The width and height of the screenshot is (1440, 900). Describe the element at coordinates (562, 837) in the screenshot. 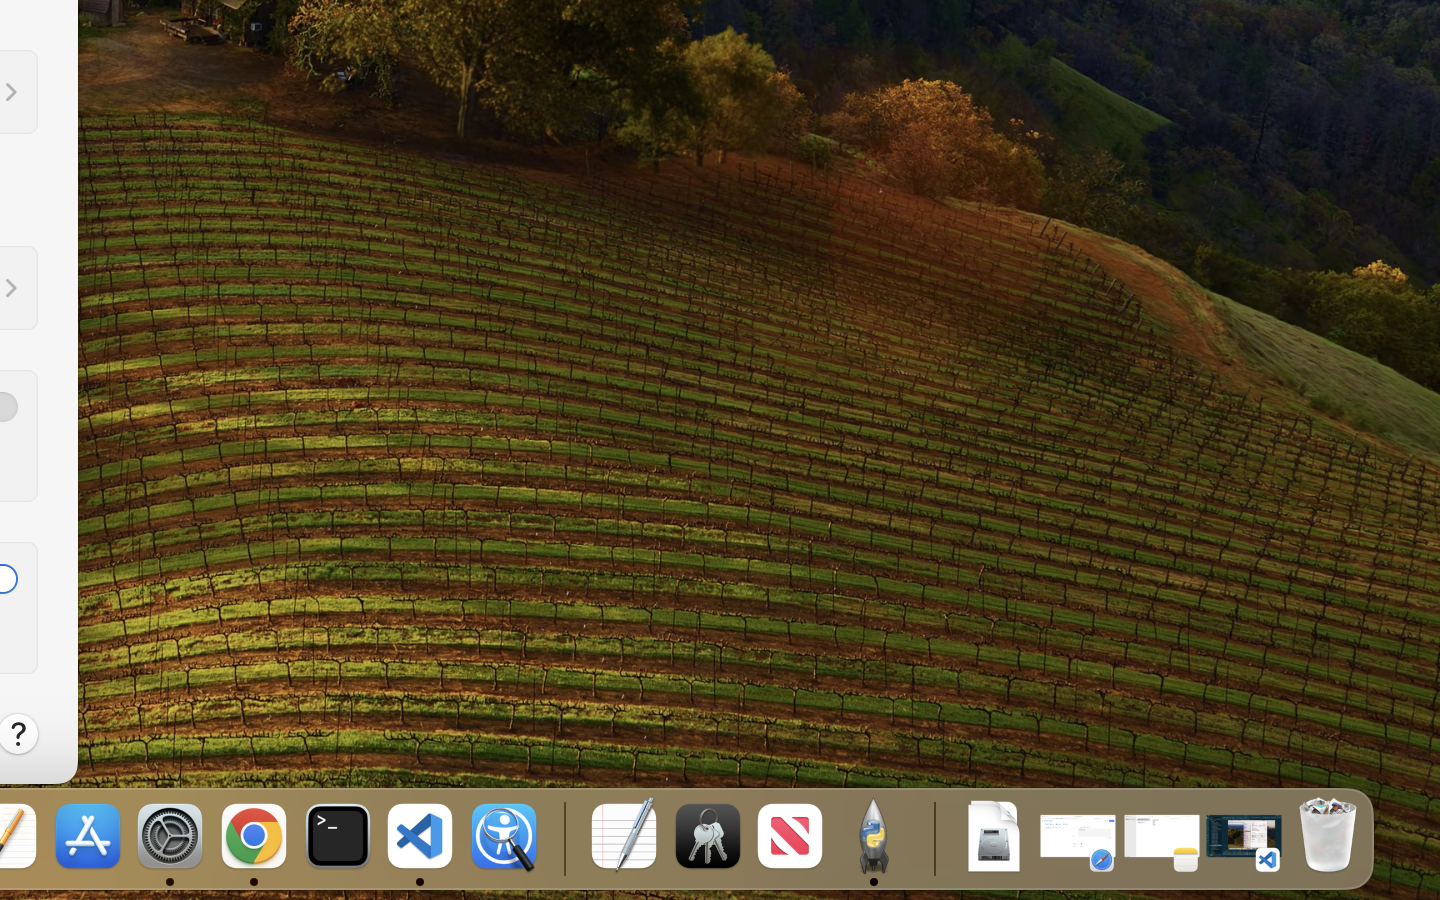

I see `'0.4285714328289032'` at that location.